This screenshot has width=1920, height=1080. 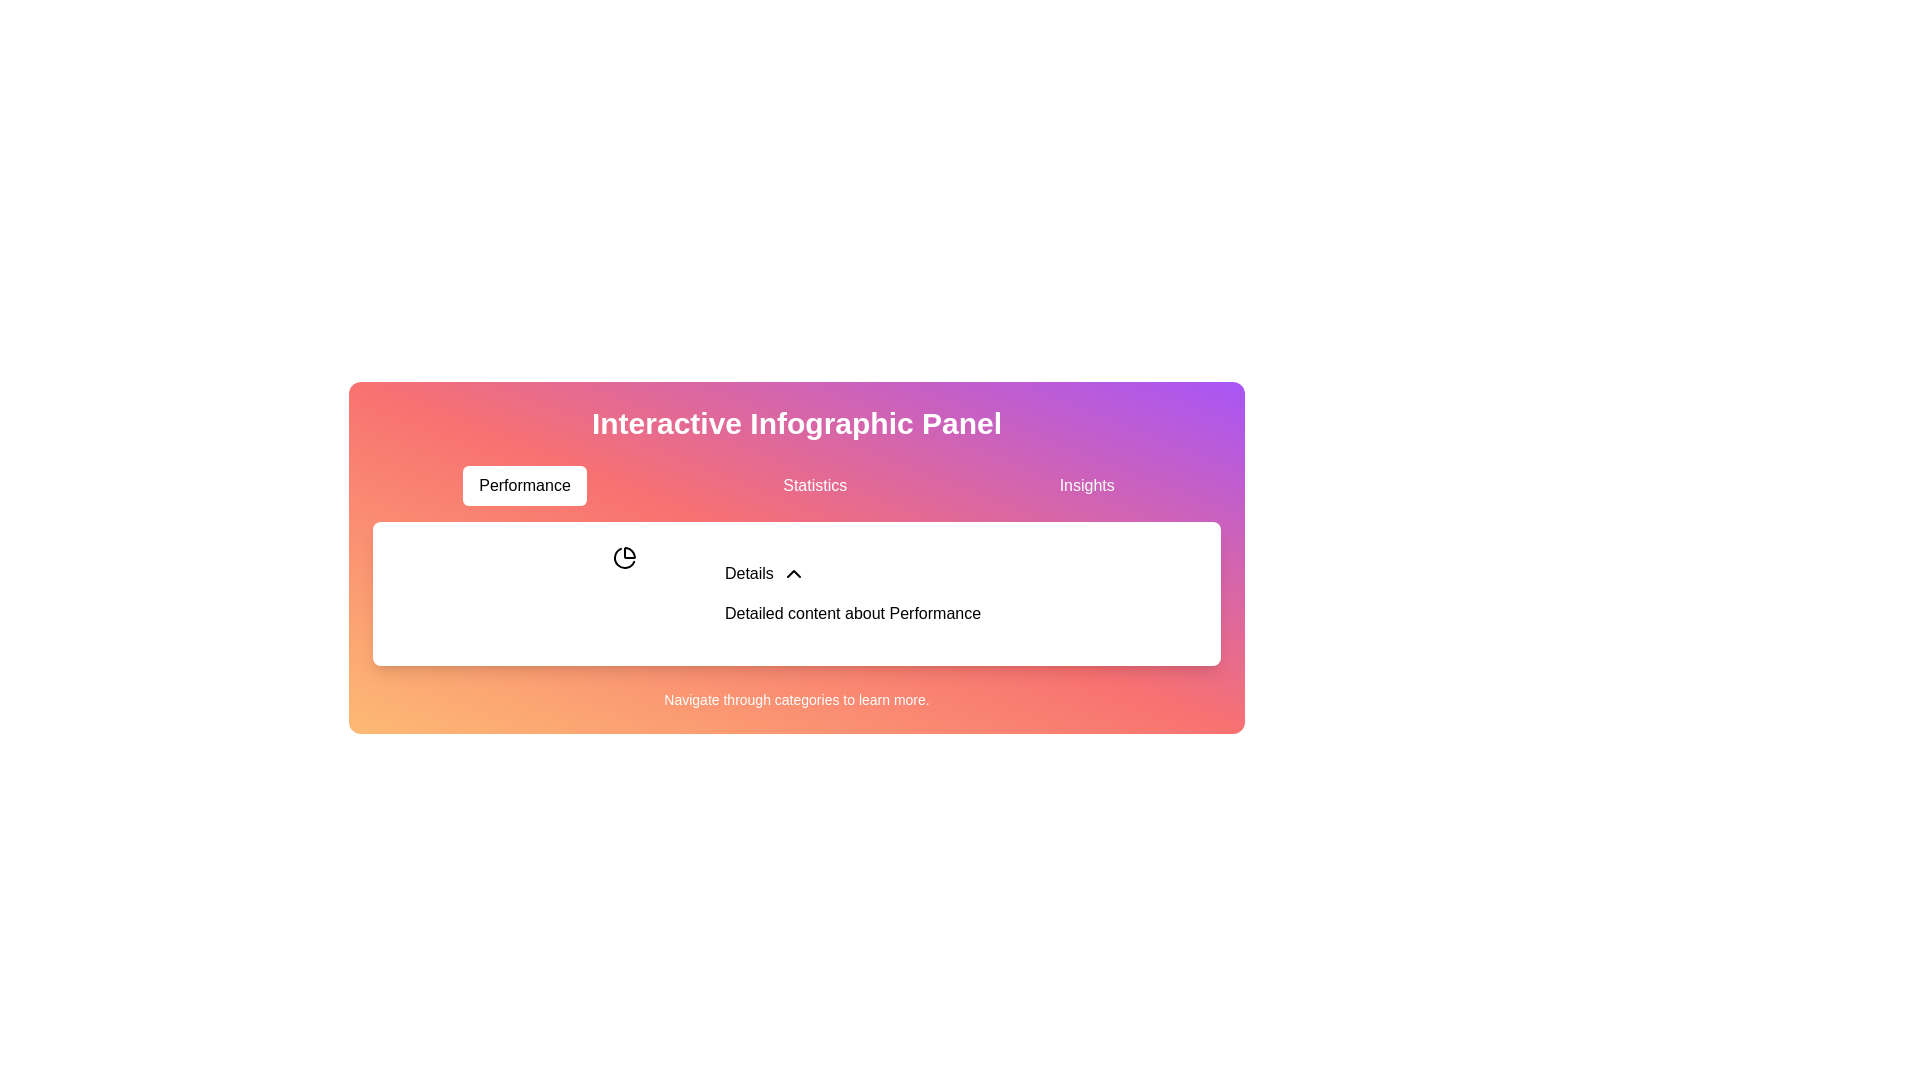 What do you see at coordinates (623, 558) in the screenshot?
I see `the chart visualization icon located within a white card, right below the 'Performance' tab and to the left of the 'Details' title` at bounding box center [623, 558].